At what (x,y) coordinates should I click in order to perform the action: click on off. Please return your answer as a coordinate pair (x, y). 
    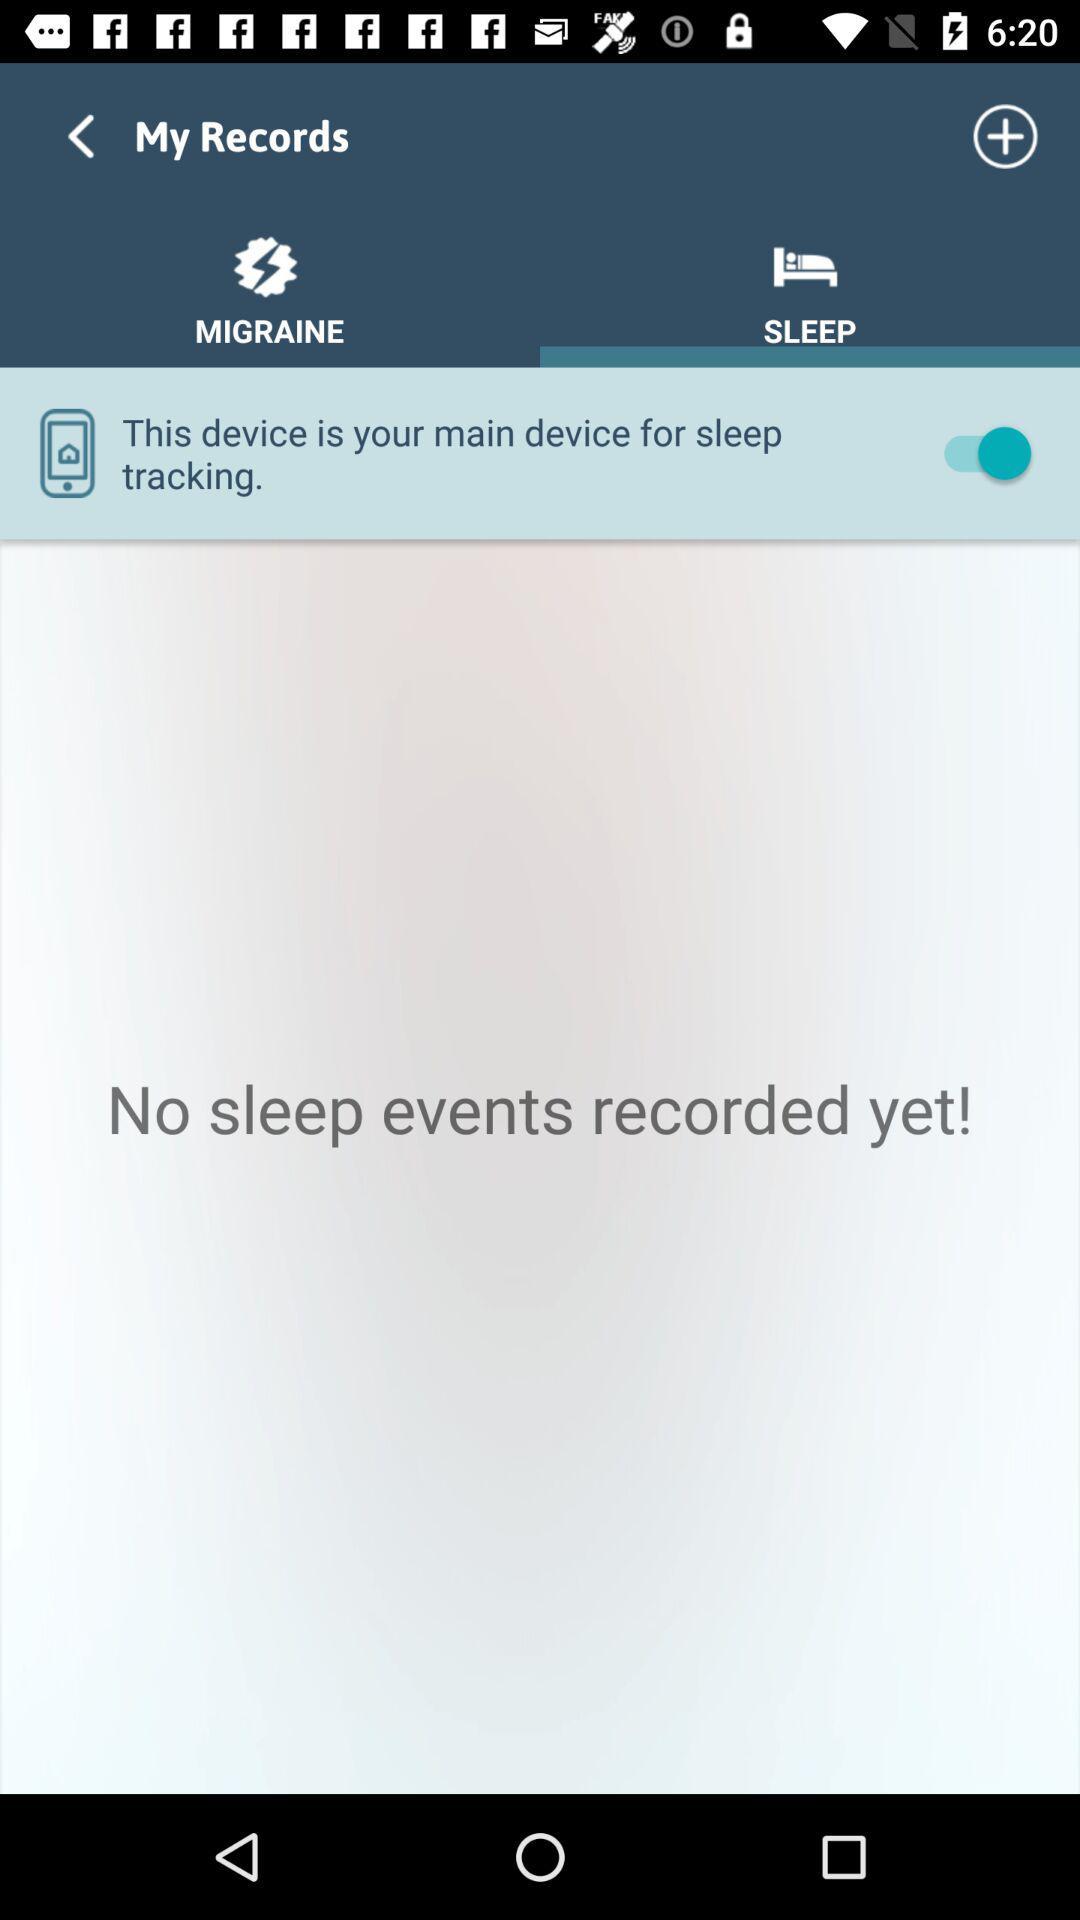
    Looking at the image, I should click on (977, 451).